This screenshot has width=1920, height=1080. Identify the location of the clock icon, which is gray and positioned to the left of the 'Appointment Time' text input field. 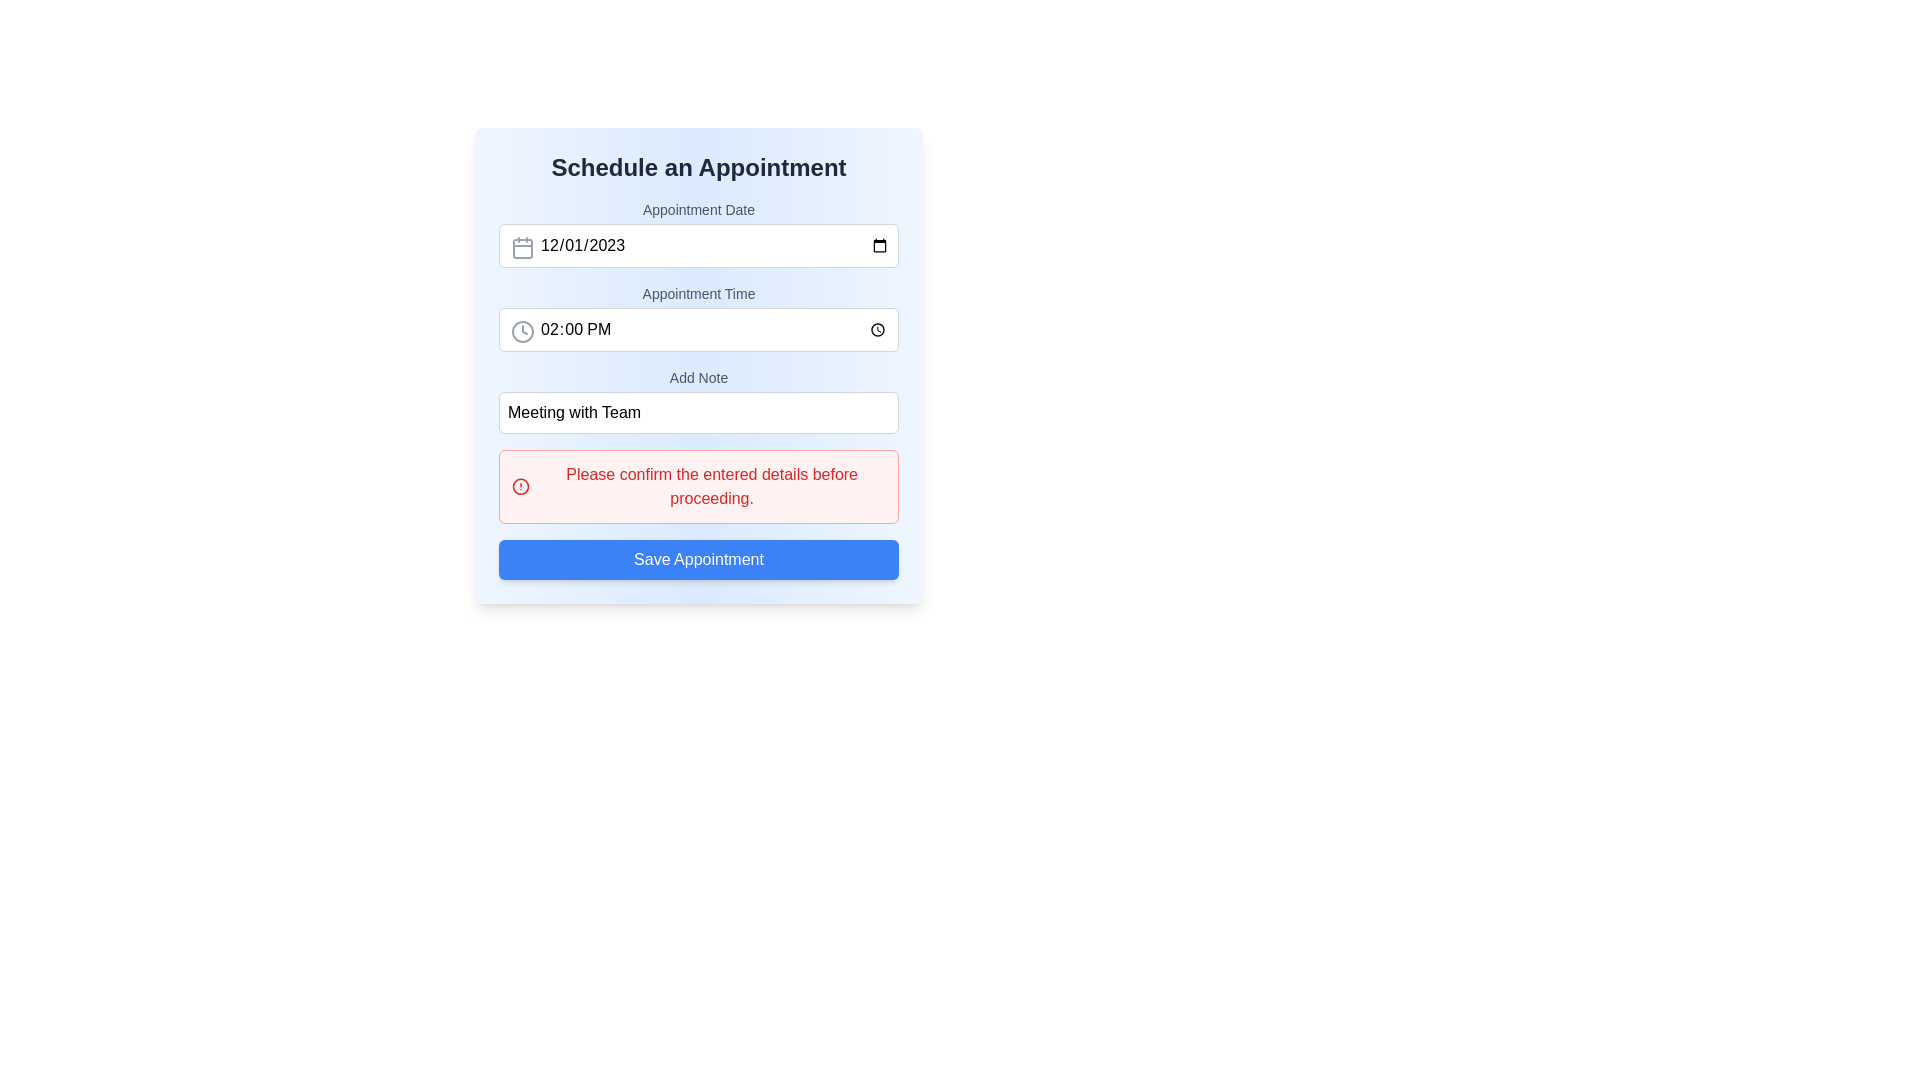
(523, 330).